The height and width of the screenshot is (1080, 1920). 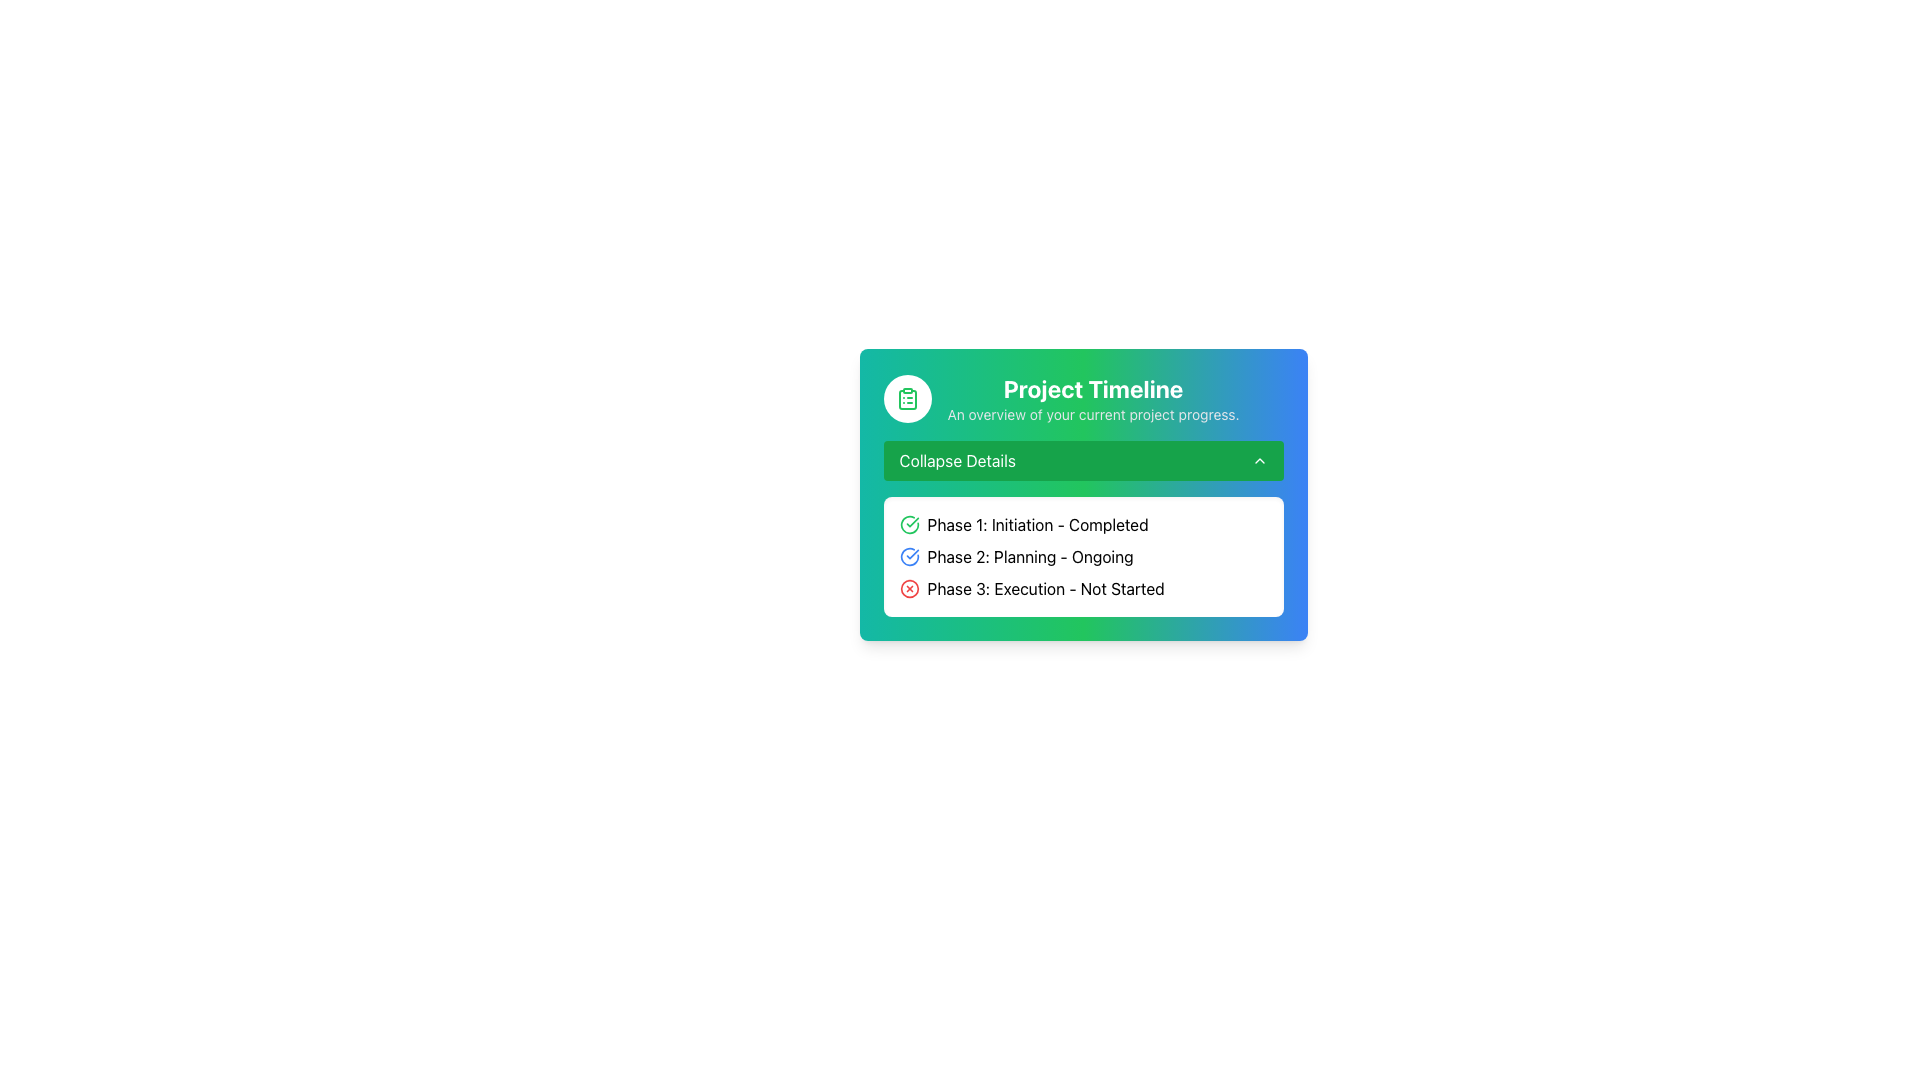 I want to click on the 'Execution' status text element in the project timeline, which indicates 'Not Started', so click(x=1082, y=588).